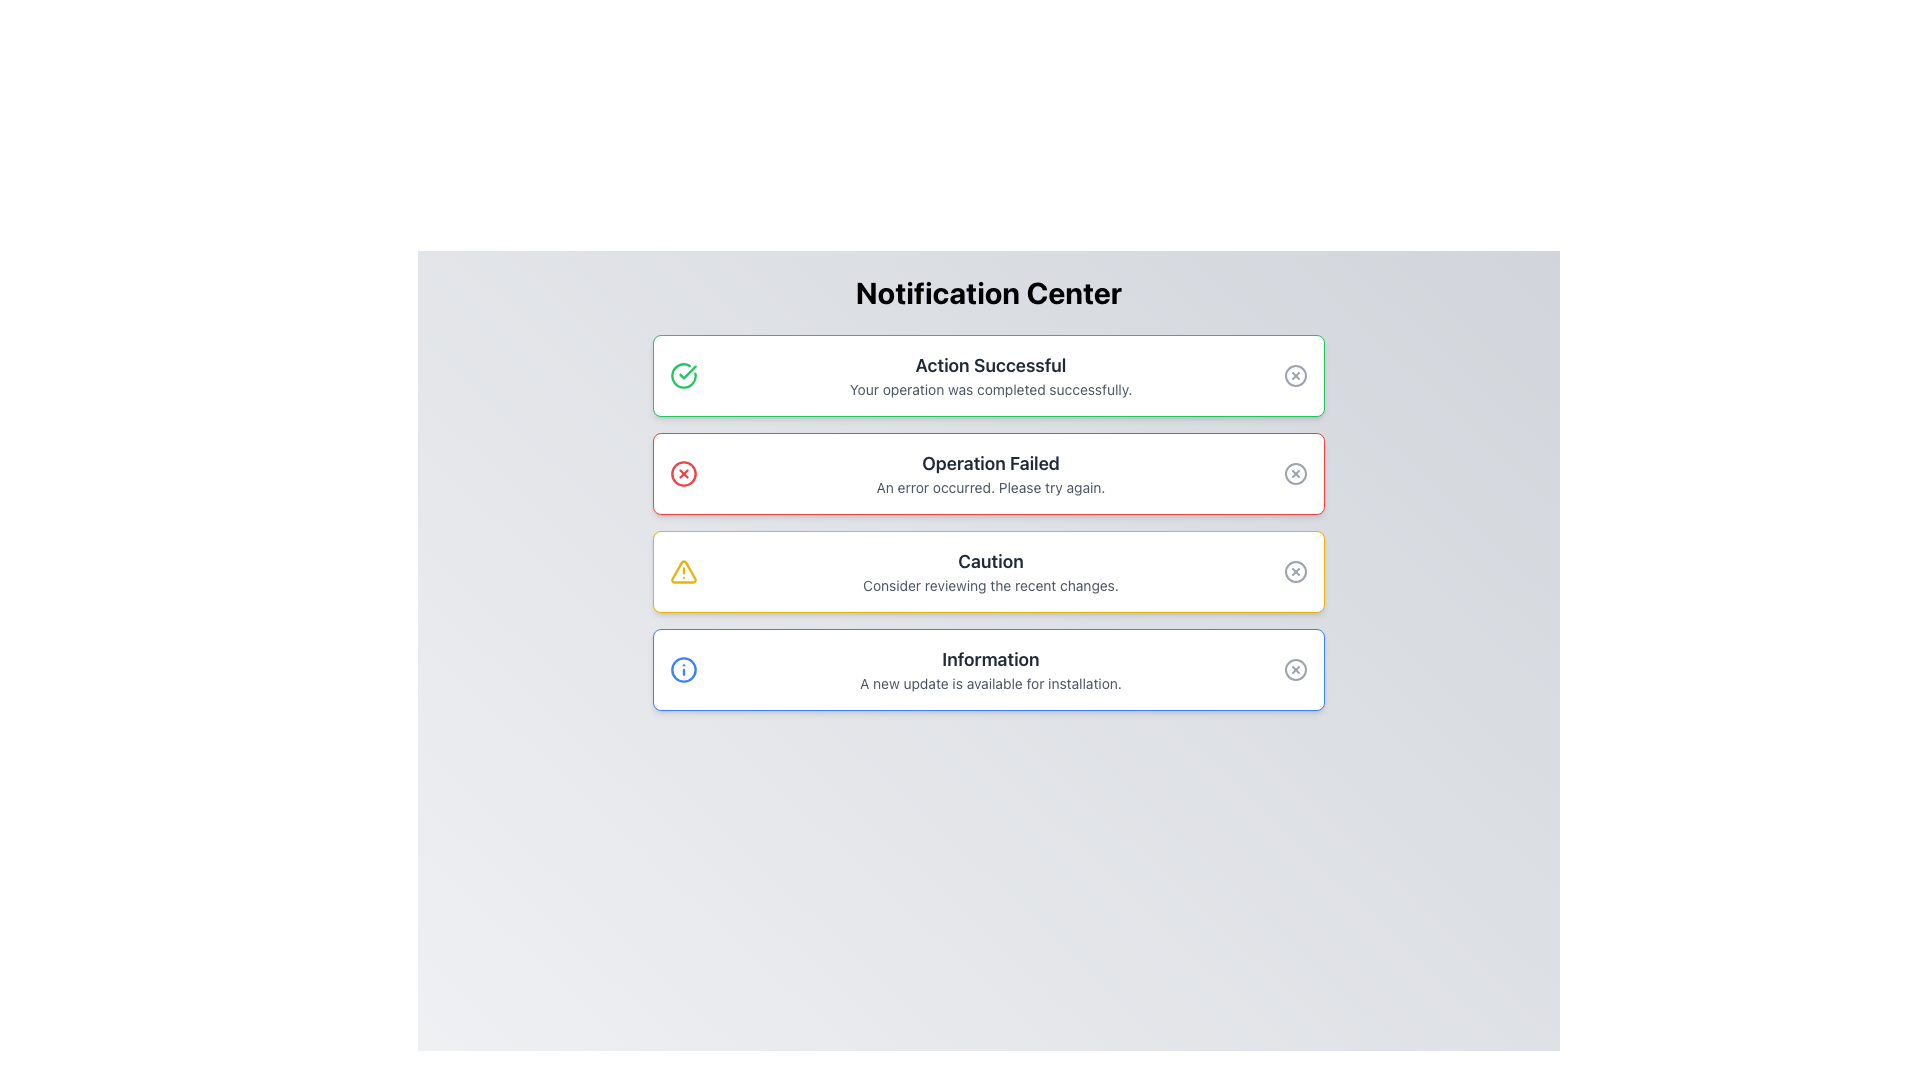 This screenshot has width=1920, height=1080. Describe the element at coordinates (684, 670) in the screenshot. I see `the informational icon located at the top-left corner of the 'Information' message box in the fourth row of the 'Notification Center' list` at that location.